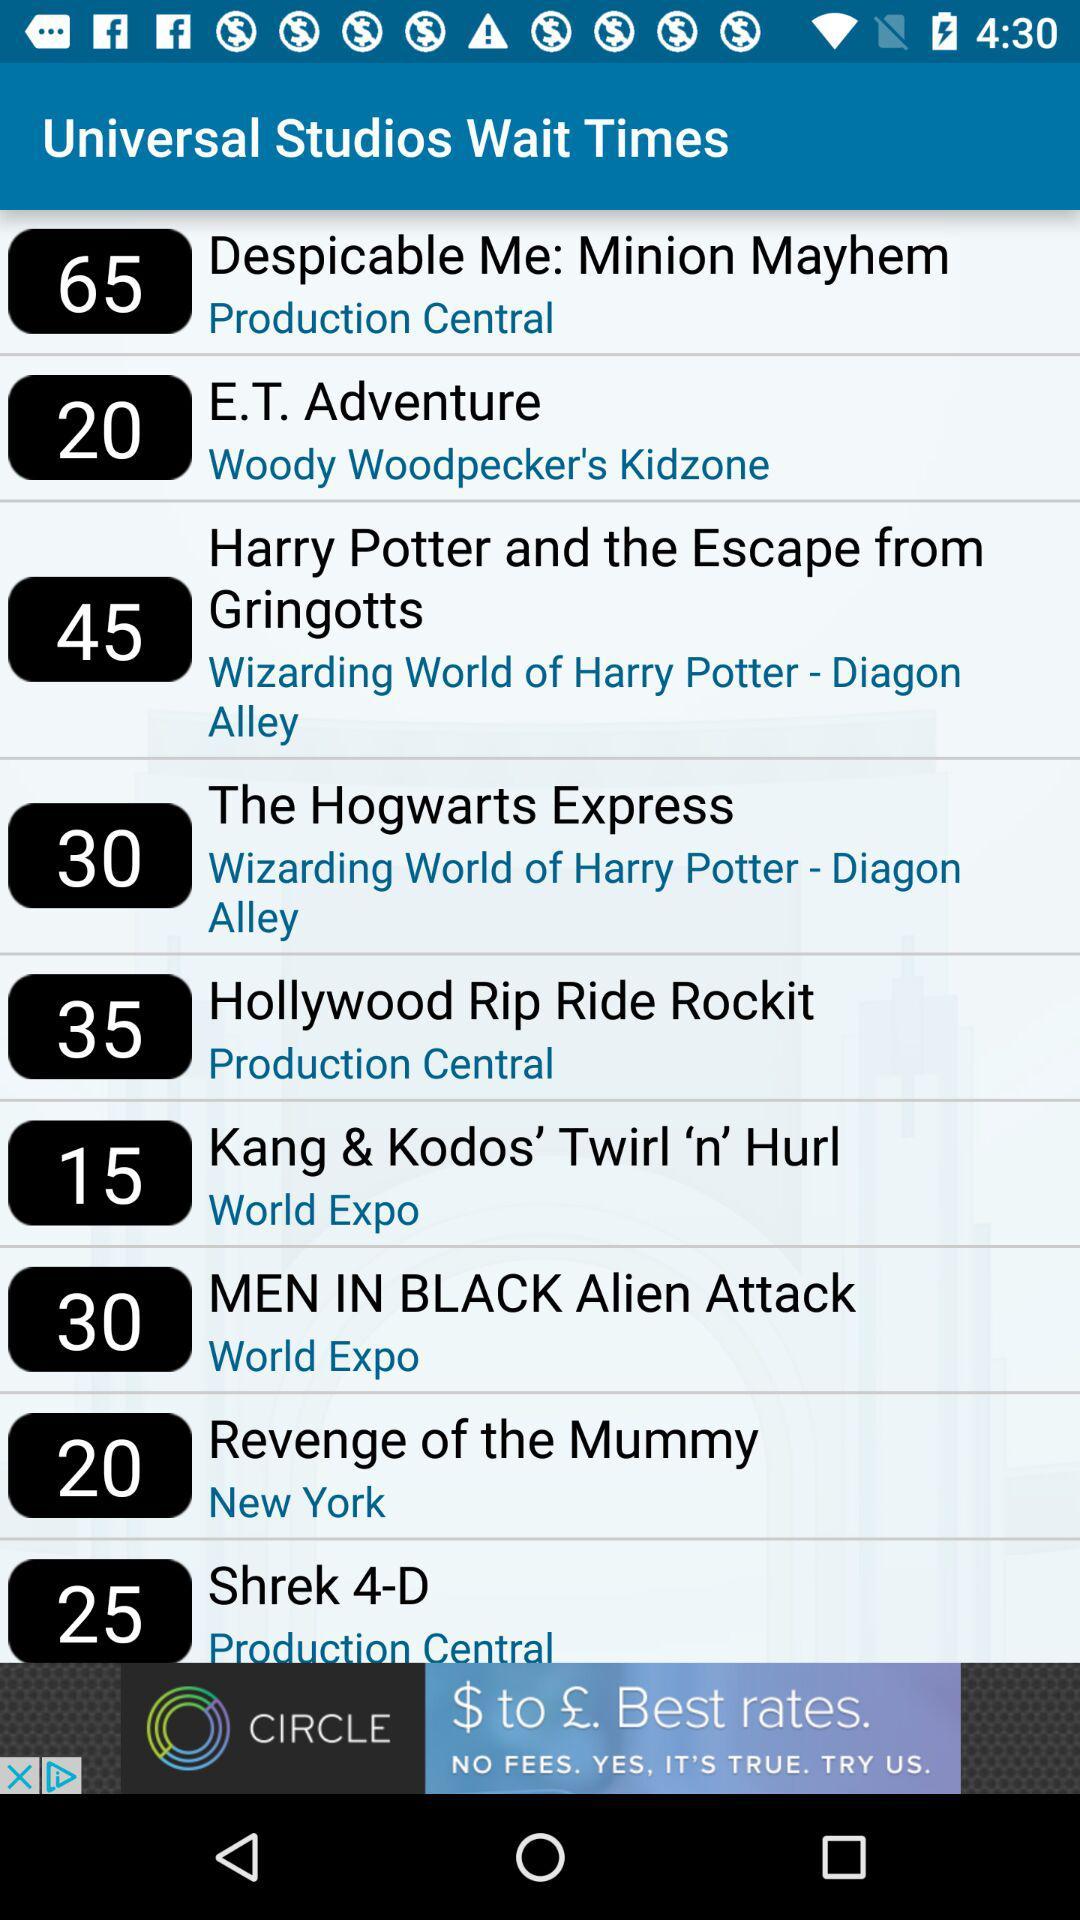  What do you see at coordinates (523, 1144) in the screenshot?
I see `the item below production central item` at bounding box center [523, 1144].